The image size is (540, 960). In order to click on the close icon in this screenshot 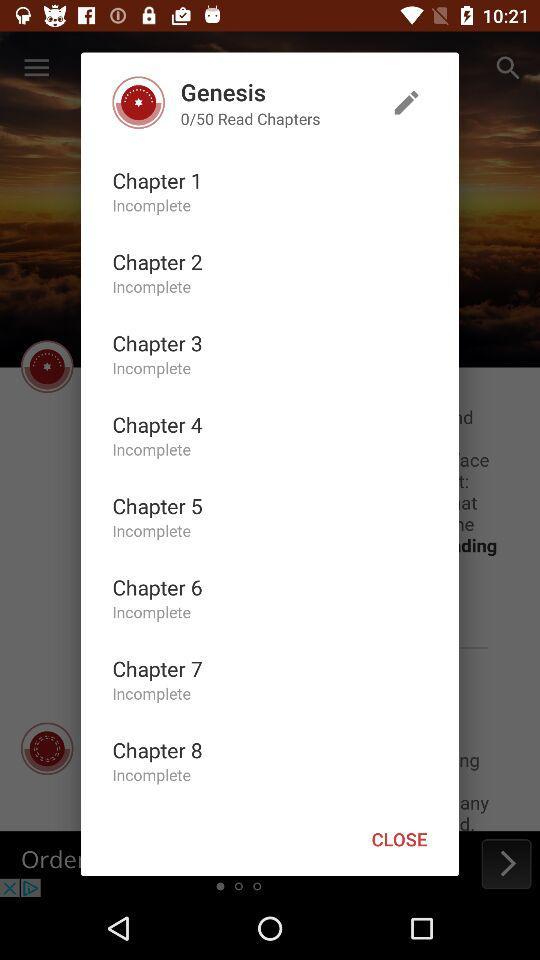, I will do `click(399, 839)`.